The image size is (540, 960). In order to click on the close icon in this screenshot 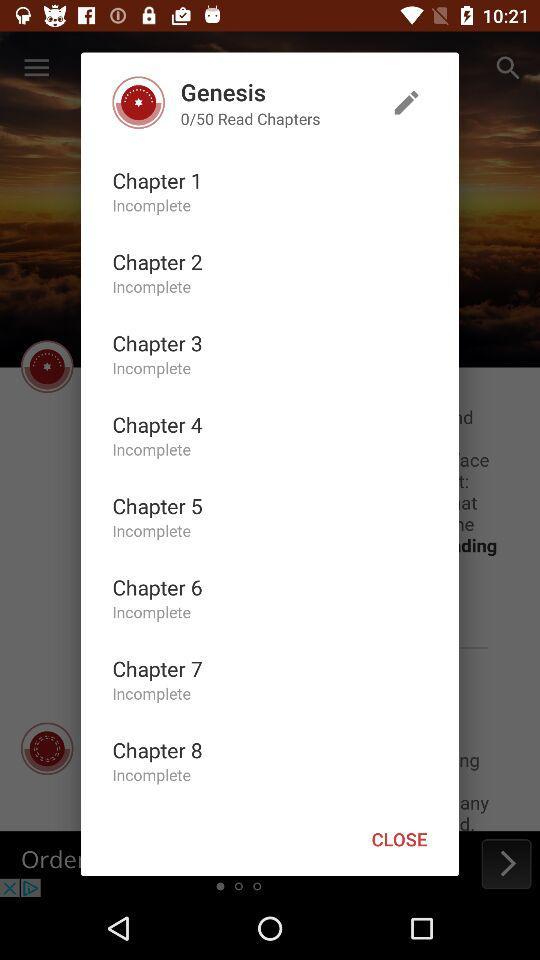, I will do `click(399, 839)`.